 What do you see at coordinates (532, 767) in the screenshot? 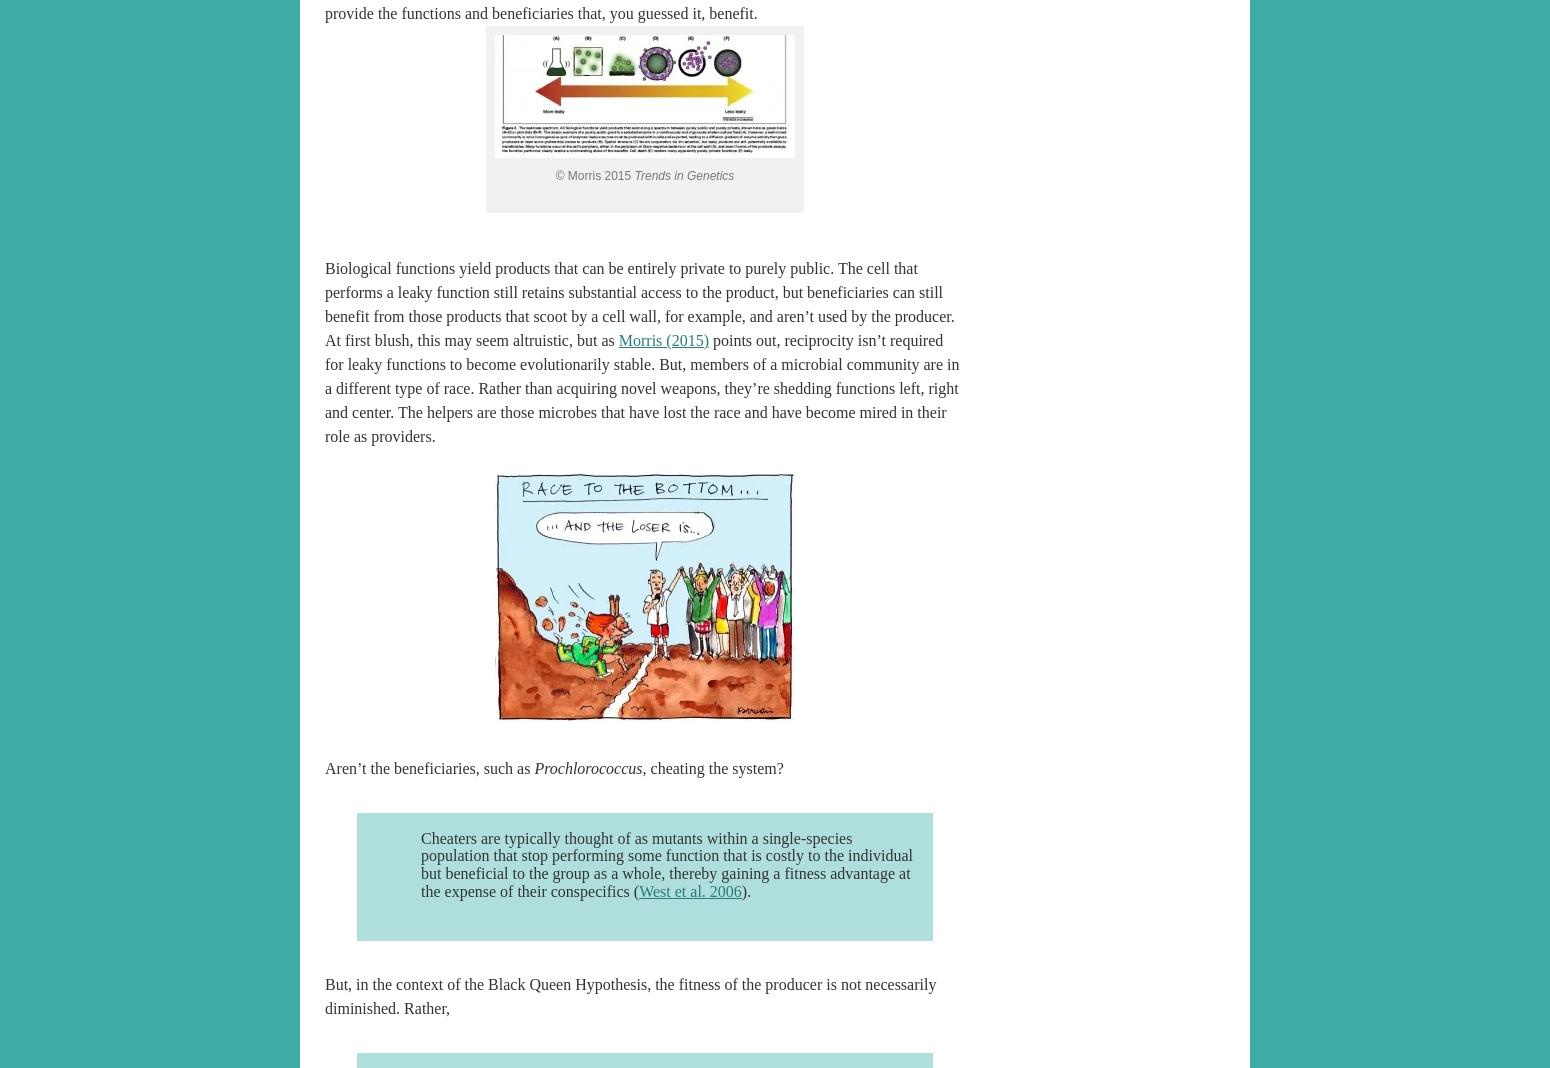
I see `'Prochlorococcus'` at bounding box center [532, 767].